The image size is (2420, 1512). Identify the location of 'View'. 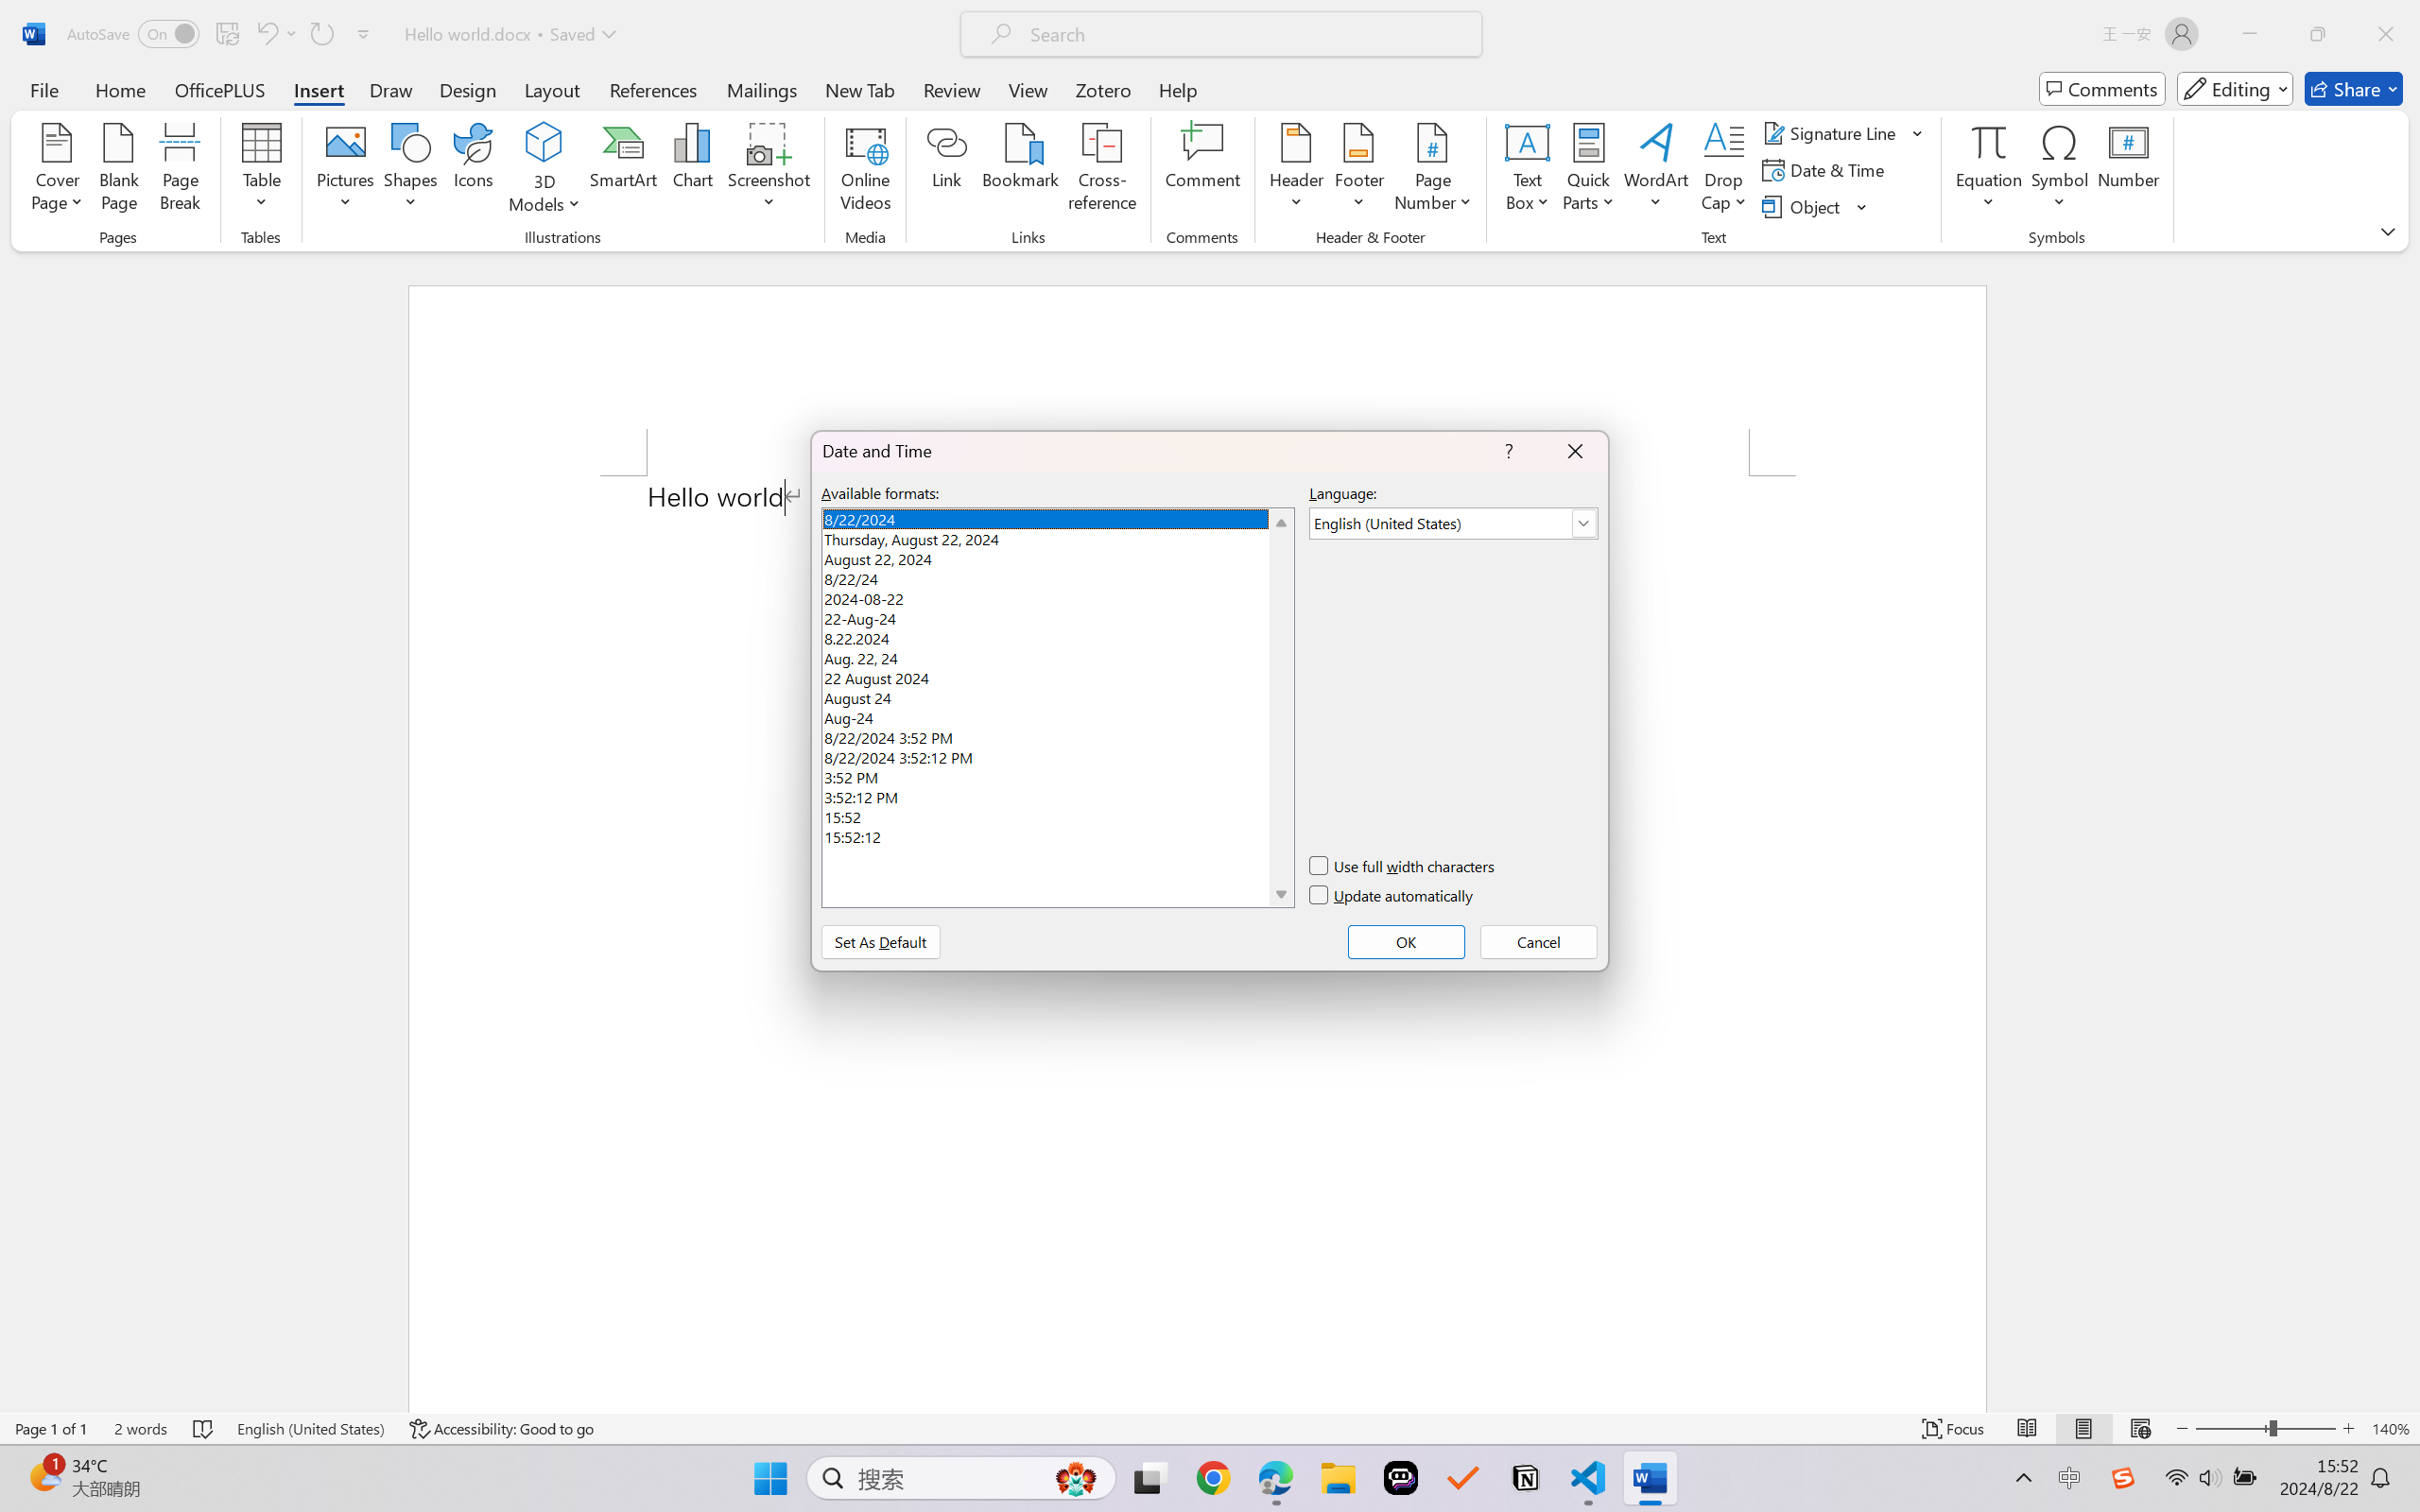
(1028, 88).